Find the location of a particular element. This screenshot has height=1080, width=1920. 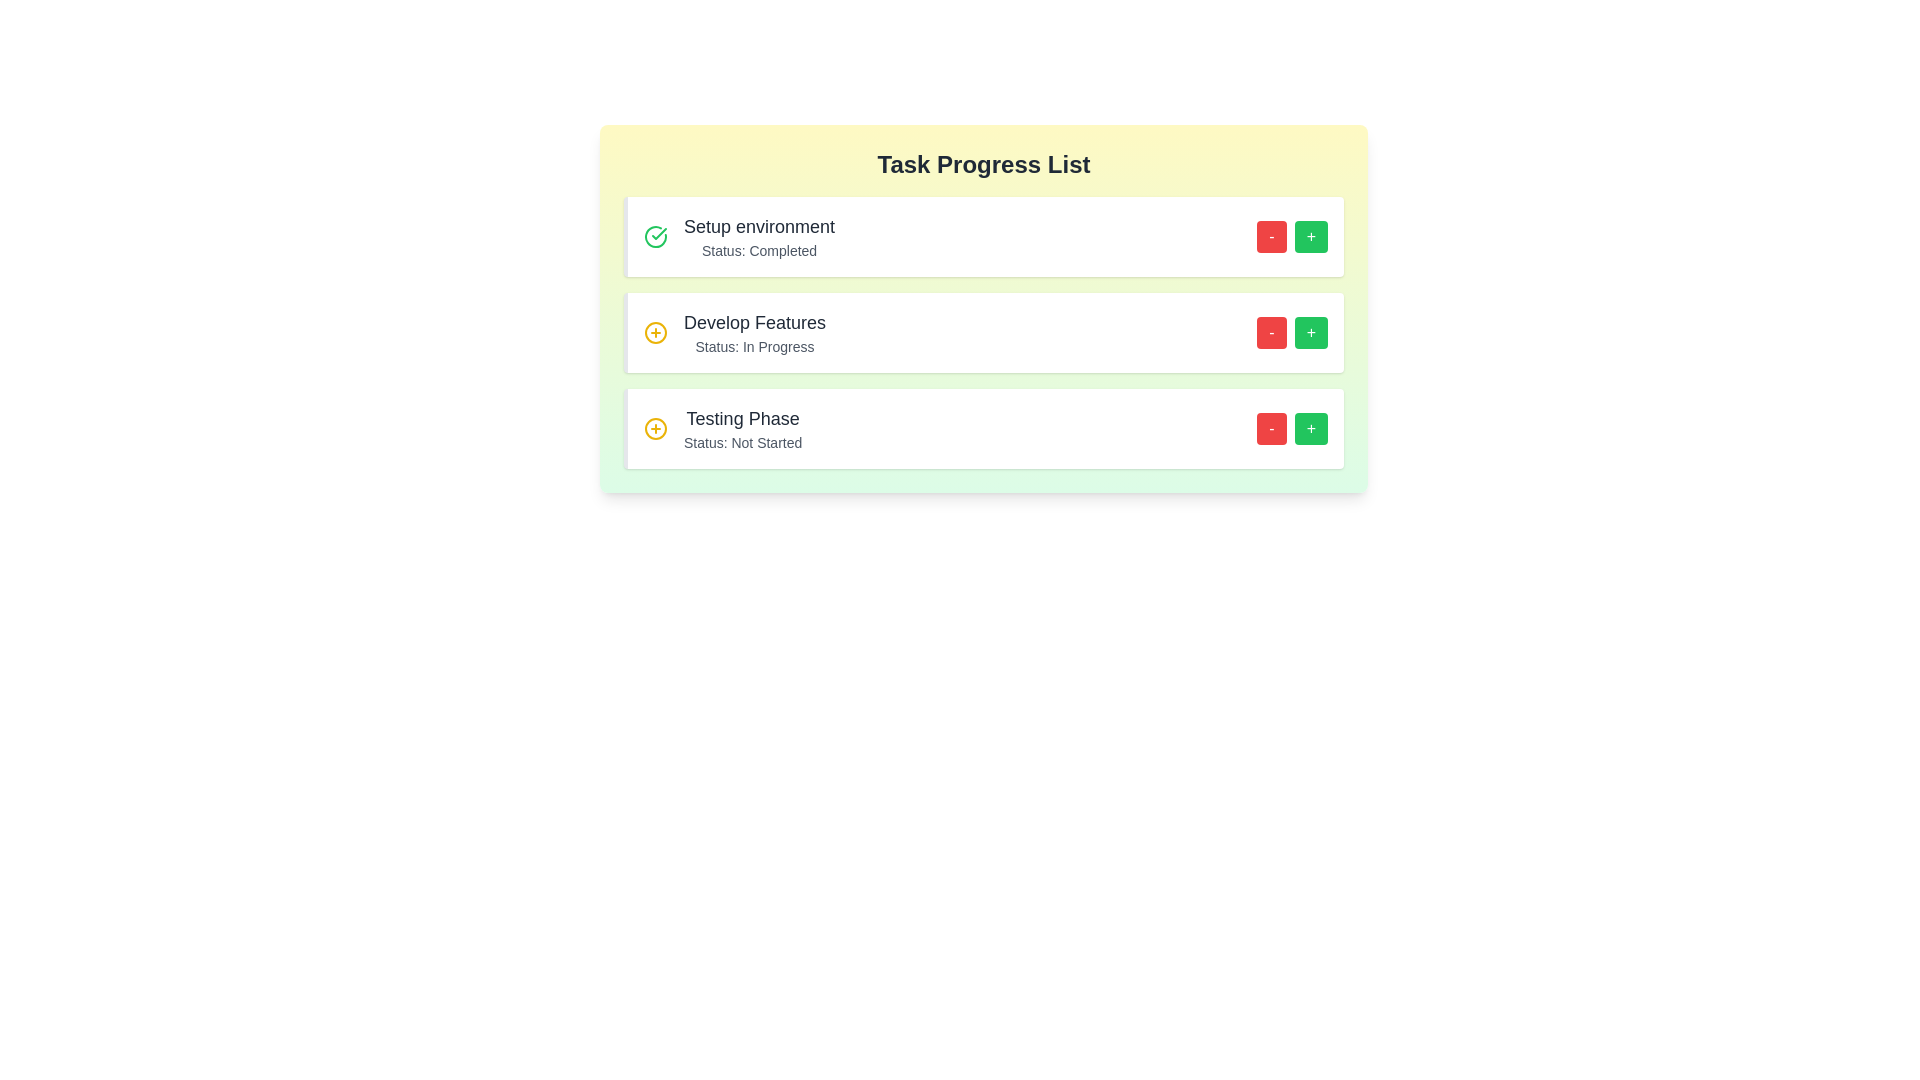

the decrease button for the task 'Testing Phase' is located at coordinates (1271, 427).